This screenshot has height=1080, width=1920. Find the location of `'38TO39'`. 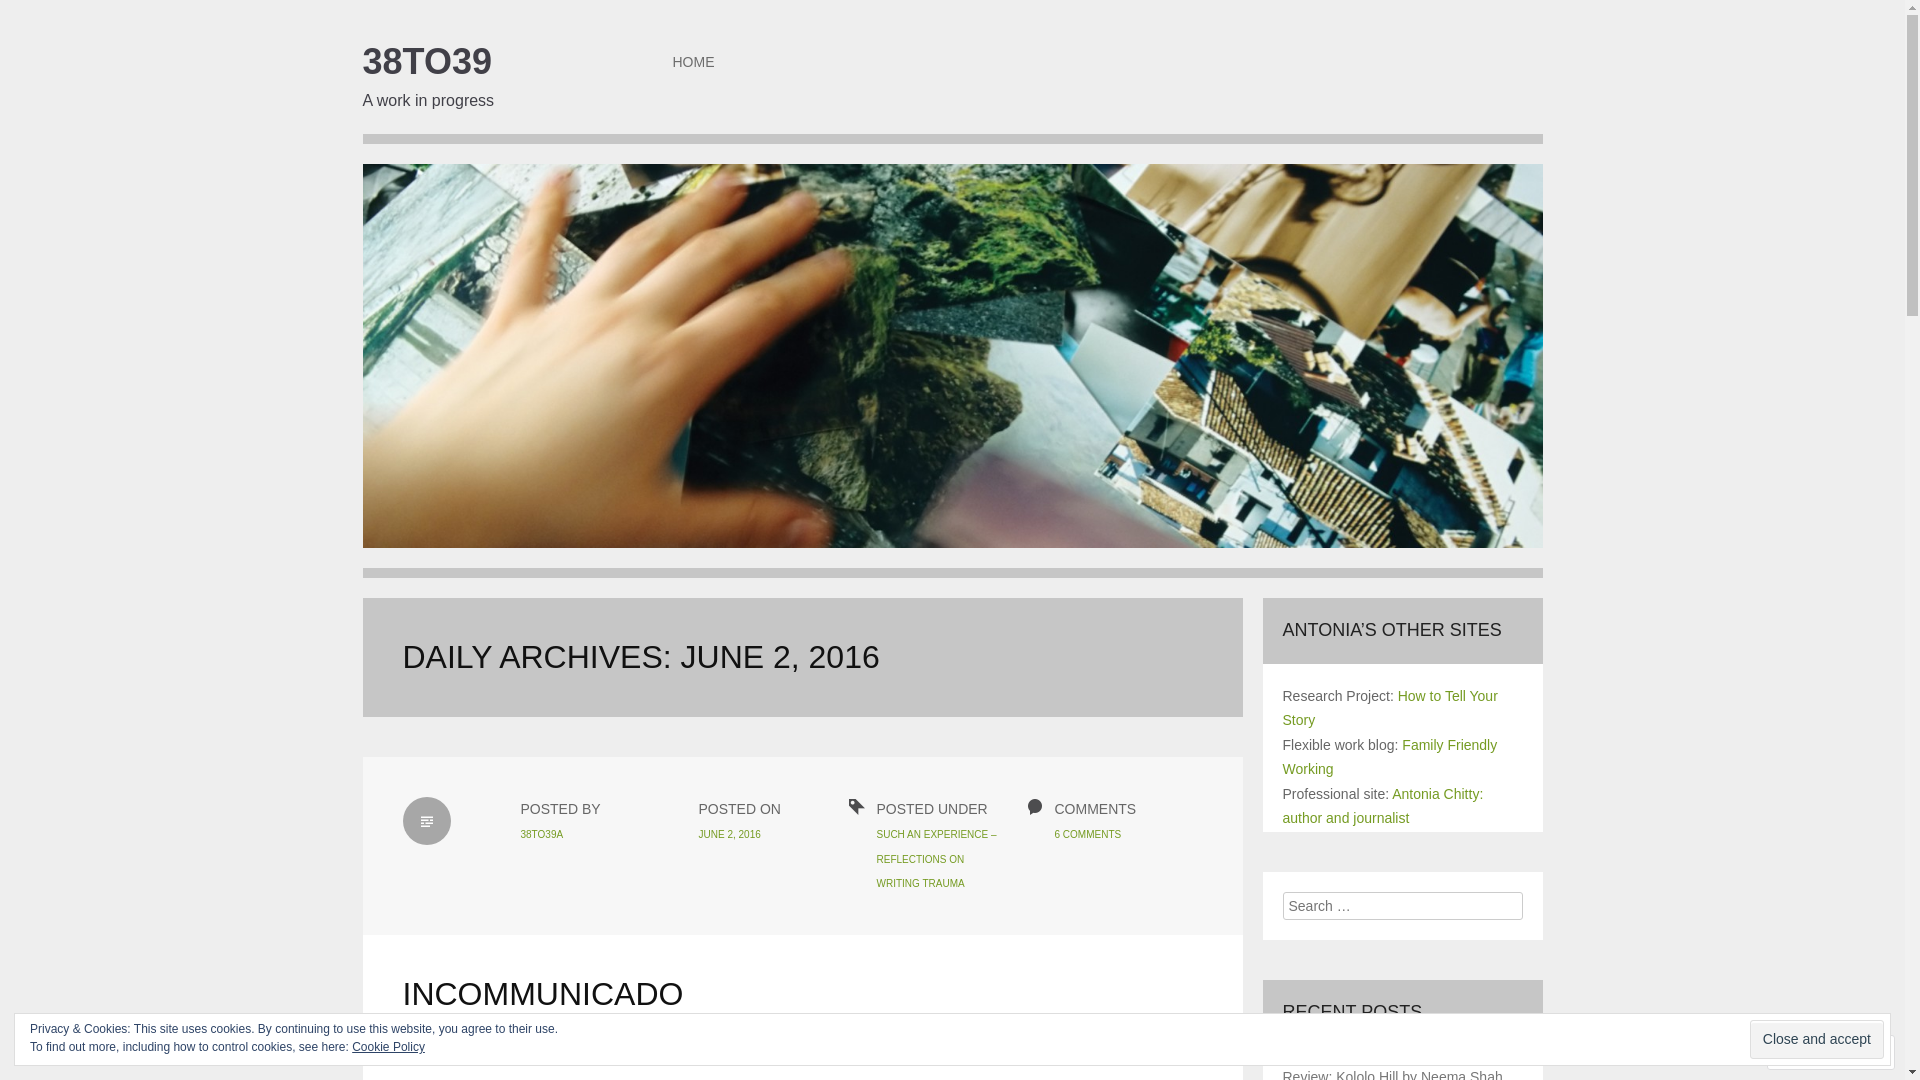

'38TO39' is located at coordinates (425, 60).